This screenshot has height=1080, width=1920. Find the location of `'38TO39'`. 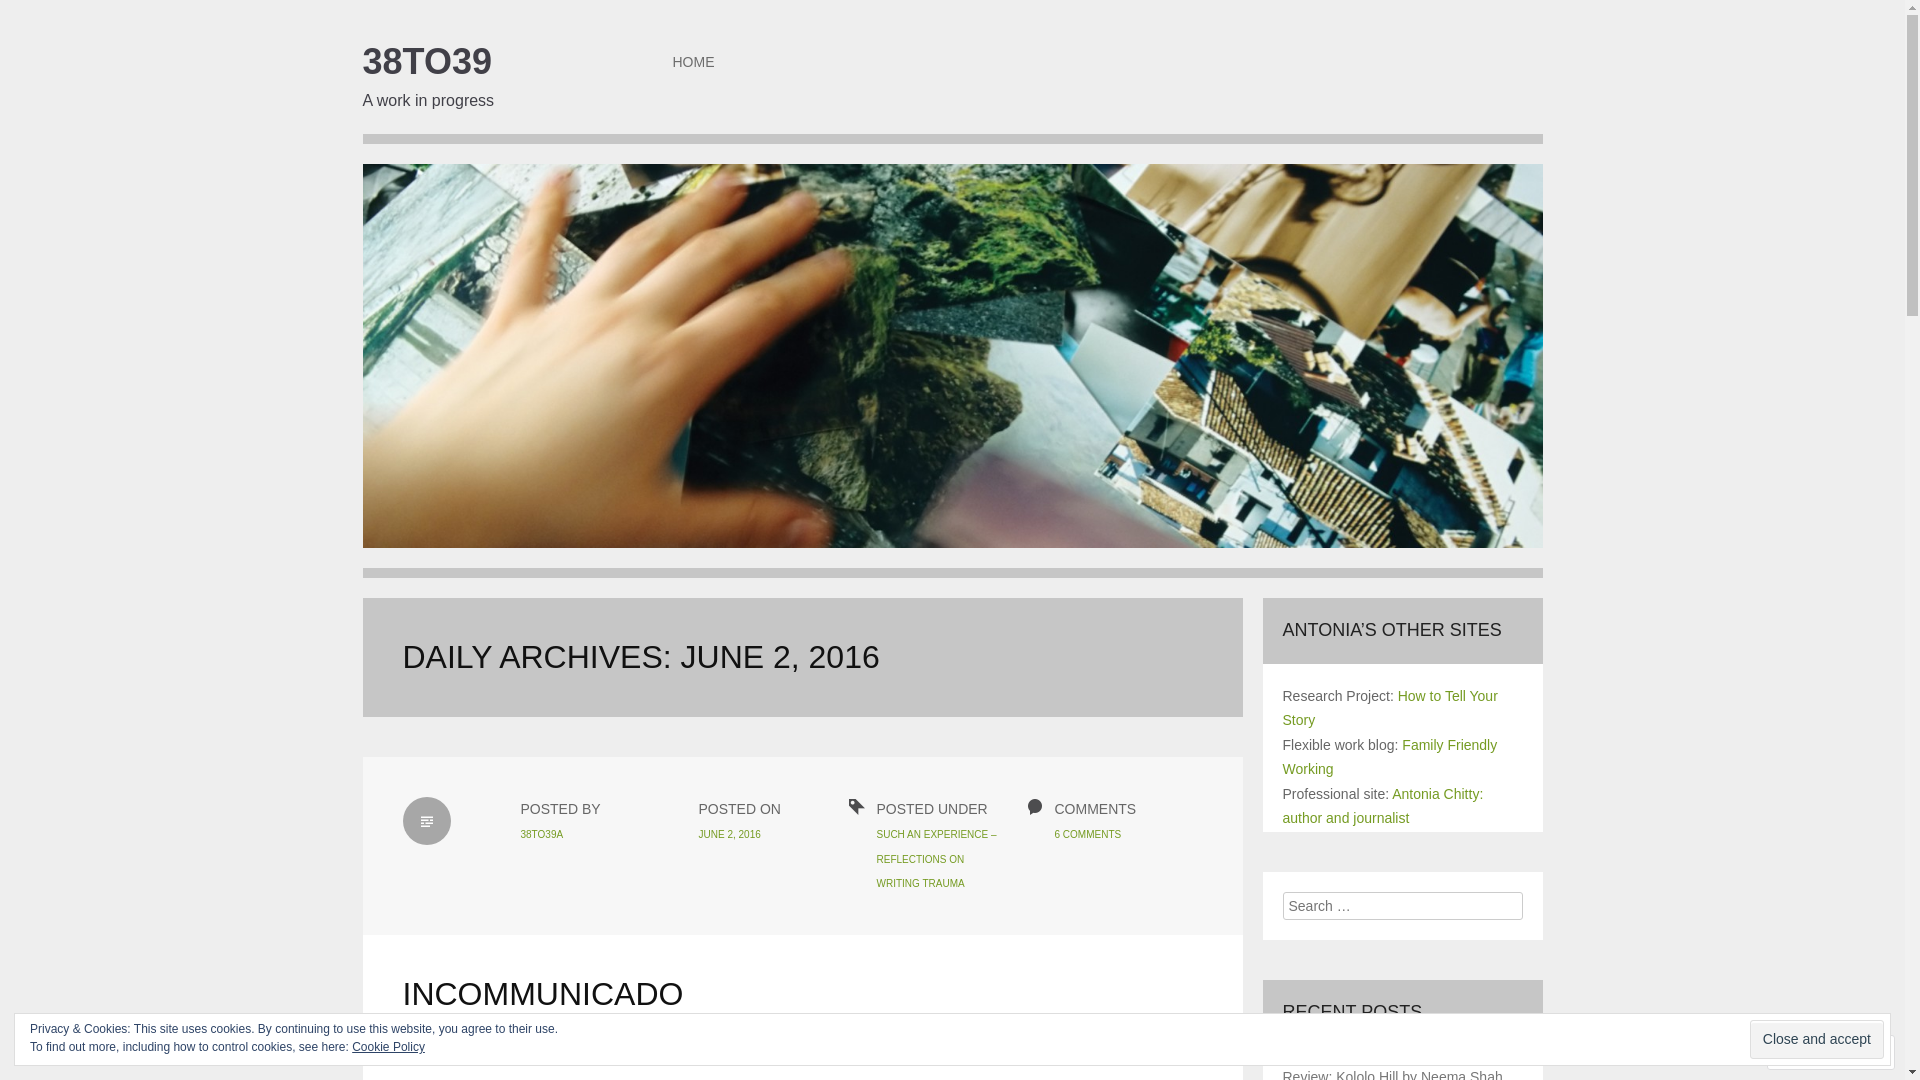

'38TO39' is located at coordinates (425, 60).